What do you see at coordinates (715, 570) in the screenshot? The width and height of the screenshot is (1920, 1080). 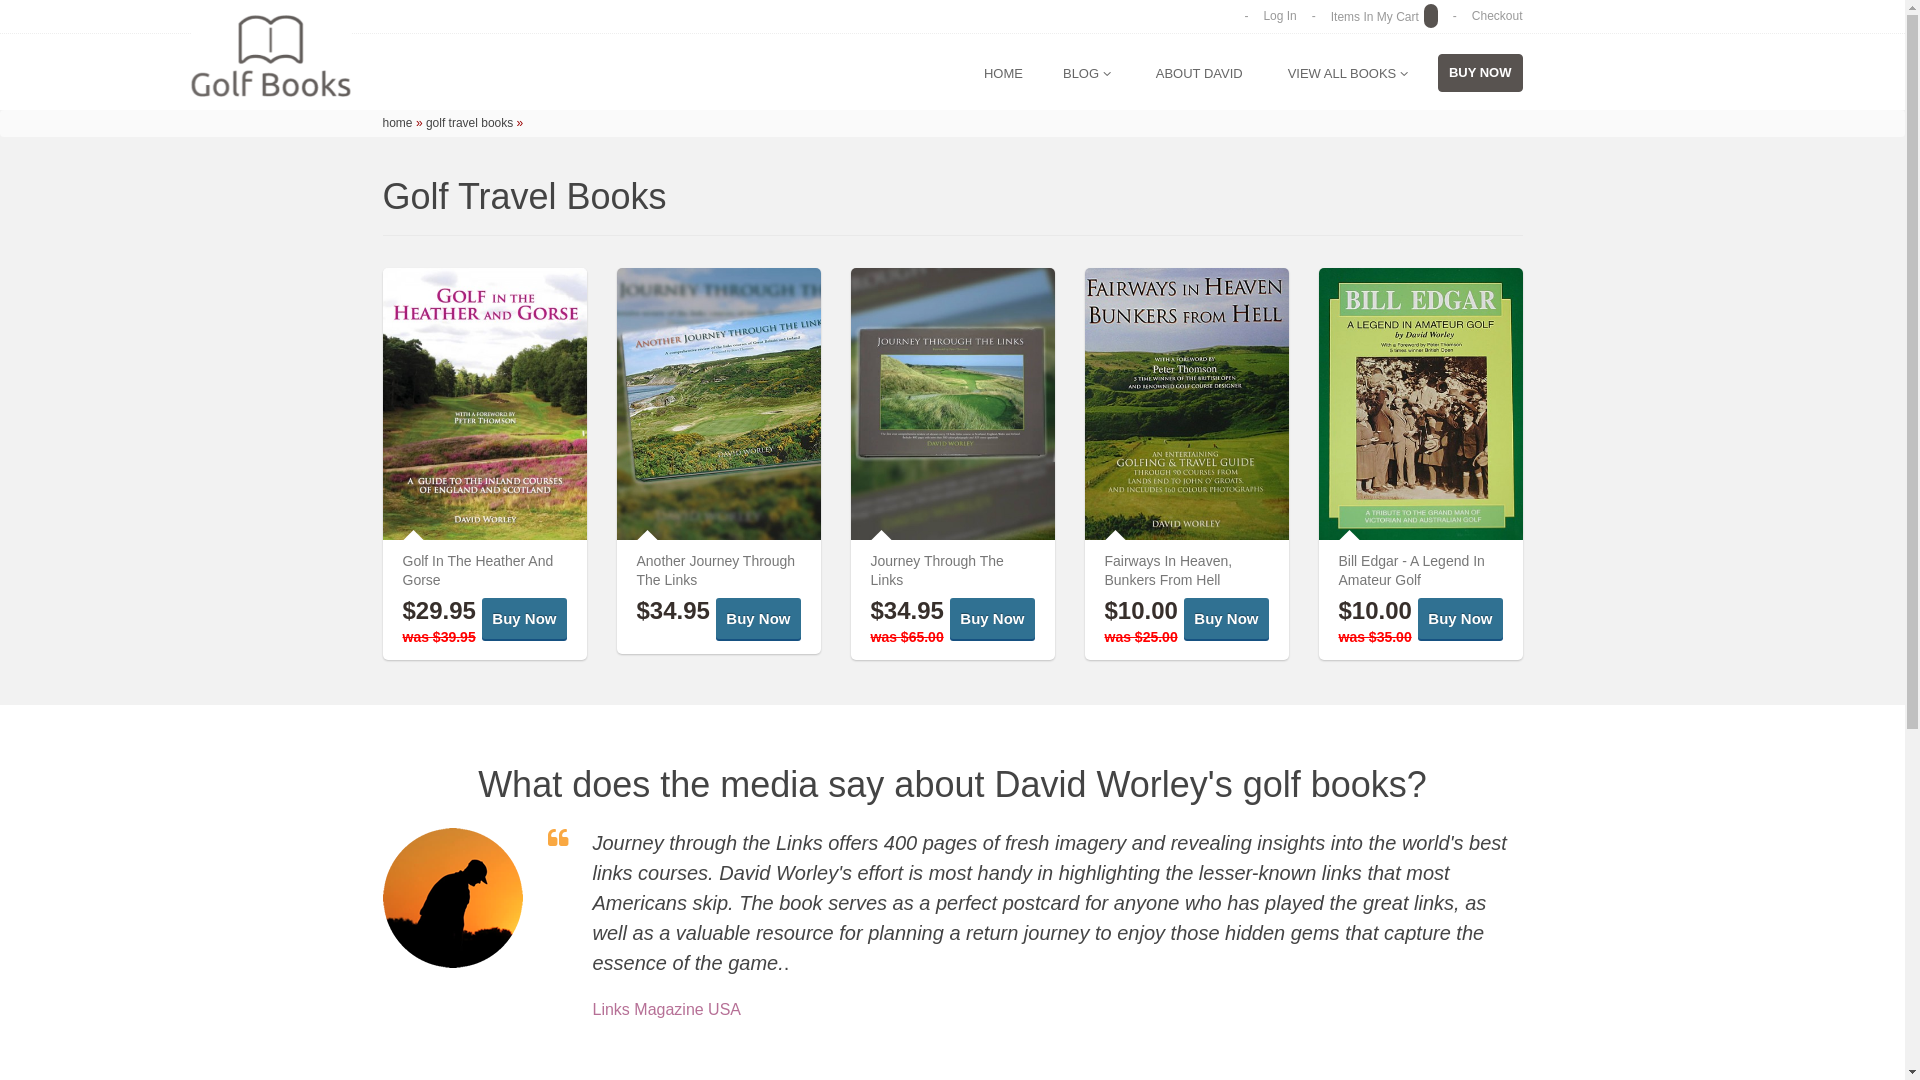 I see `'Another Journey Through The Links'` at bounding box center [715, 570].